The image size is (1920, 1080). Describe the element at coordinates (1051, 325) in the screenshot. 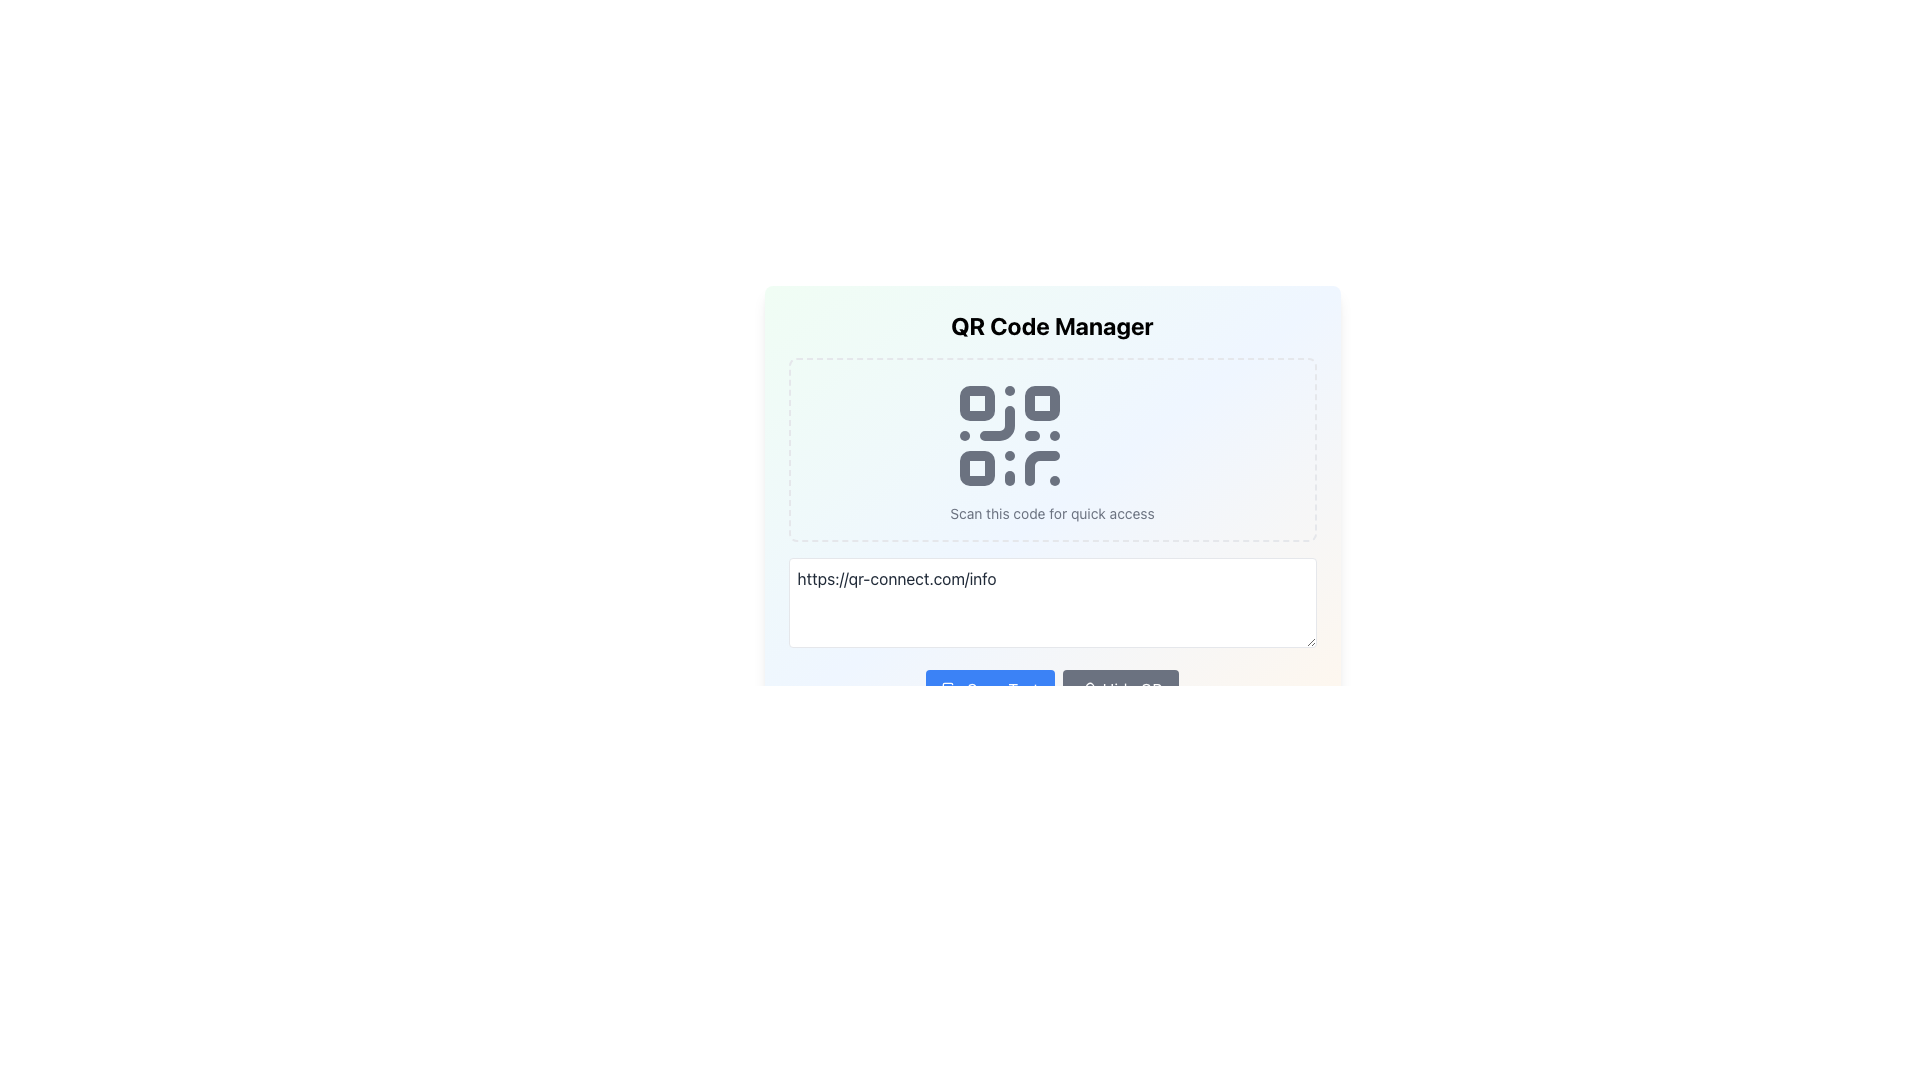

I see `the title text element located at the top center of the interface, which indicates the purpose or context of the surrounding content` at that location.